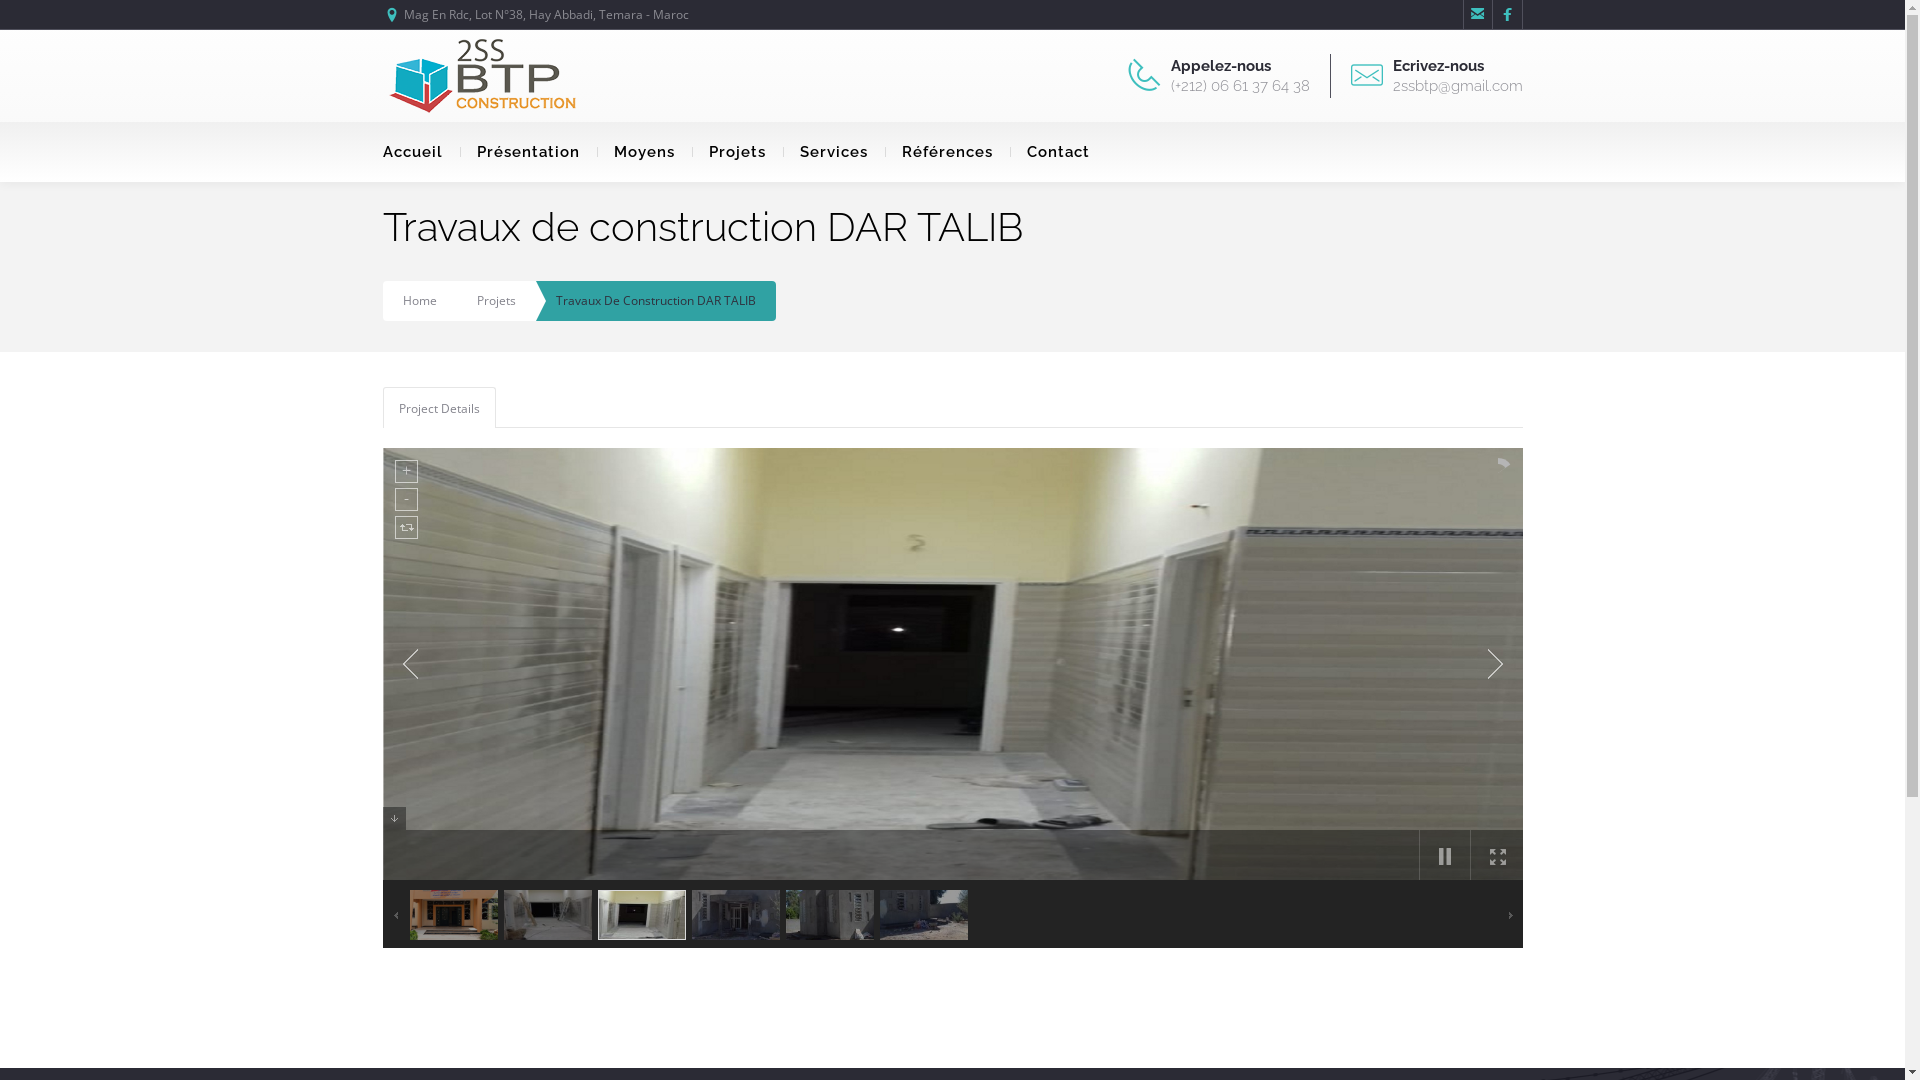 This screenshot has height=1080, width=1920. What do you see at coordinates (643, 150) in the screenshot?
I see `'Moyens'` at bounding box center [643, 150].